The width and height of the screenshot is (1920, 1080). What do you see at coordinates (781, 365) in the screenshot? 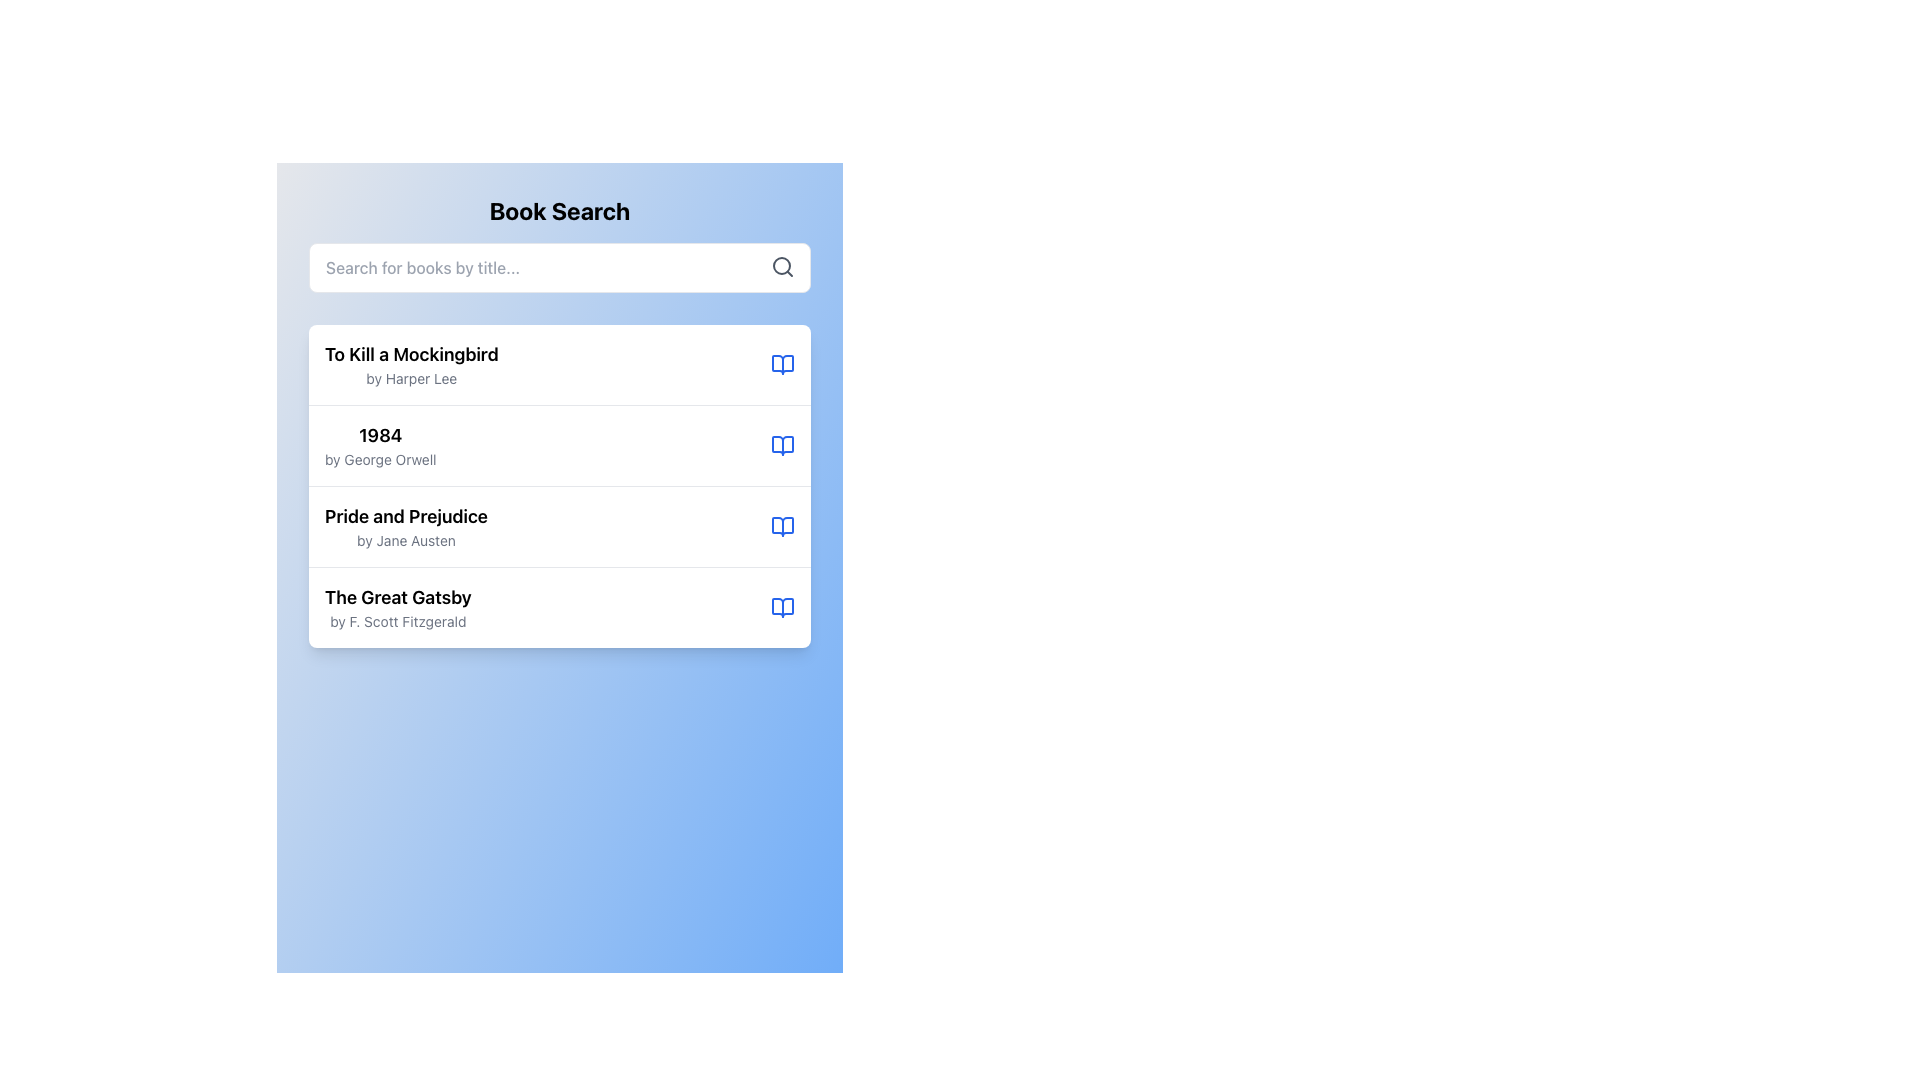
I see `the icon located to the far right of the book entry 'To Kill a Mockingbird by Harper Lee' to initiate an action related to the book entry` at bounding box center [781, 365].